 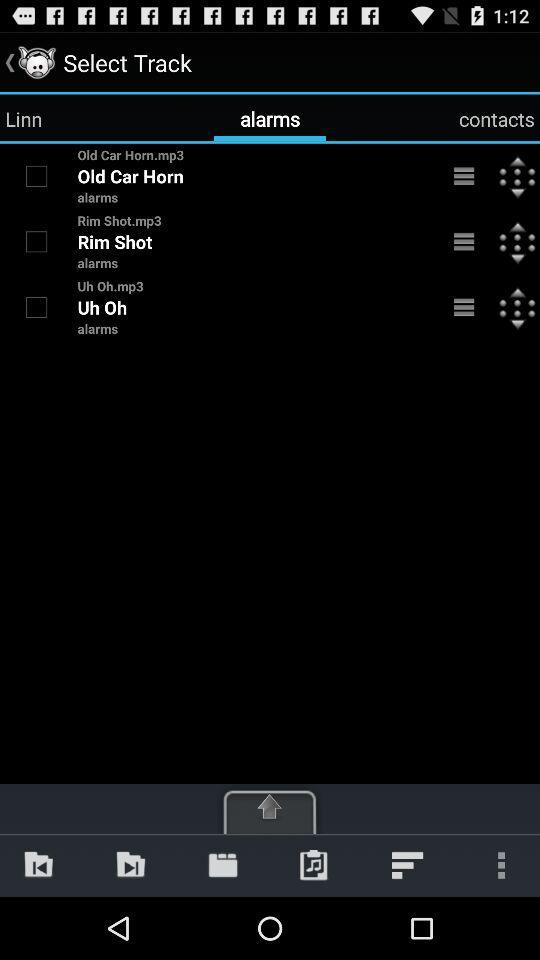 I want to click on app below alarms item, so click(x=130, y=864).